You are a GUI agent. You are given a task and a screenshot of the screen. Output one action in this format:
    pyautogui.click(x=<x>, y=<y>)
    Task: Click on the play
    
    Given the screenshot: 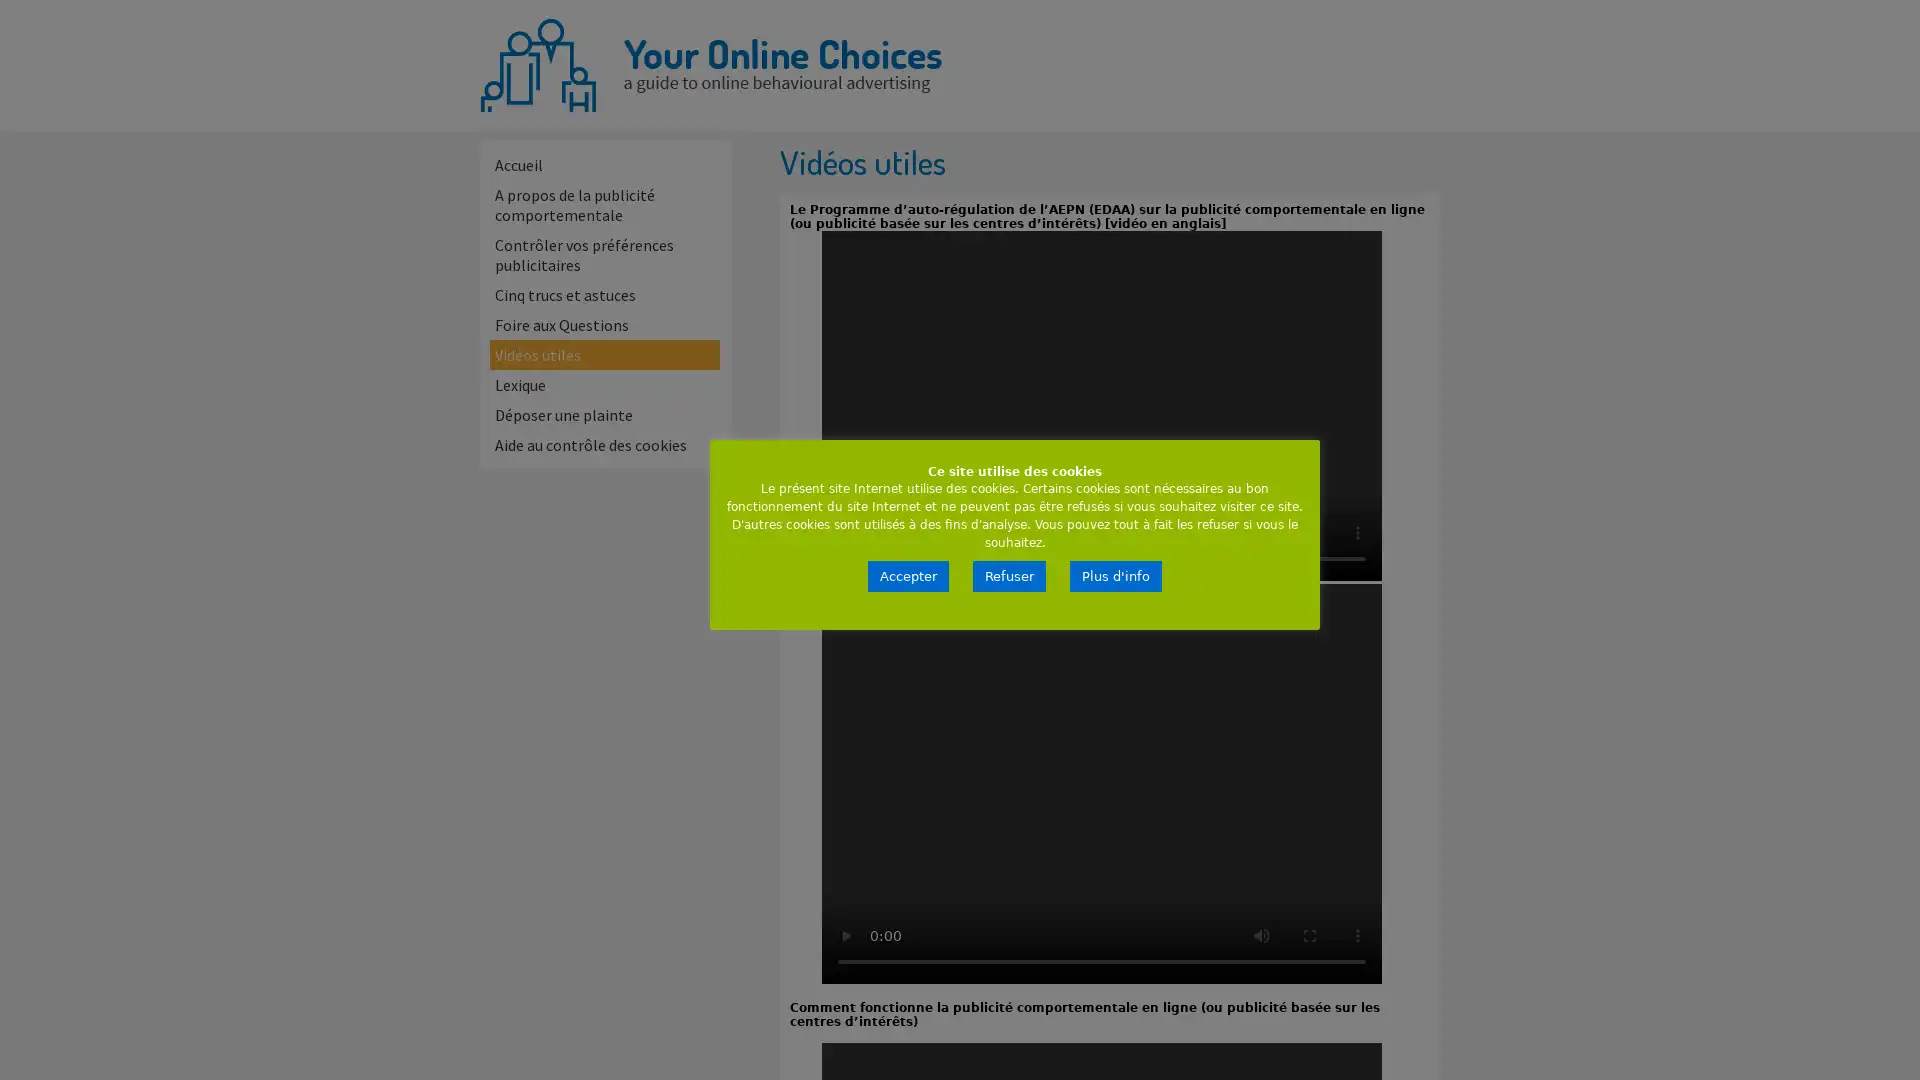 What is the action you would take?
    pyautogui.click(x=845, y=531)
    